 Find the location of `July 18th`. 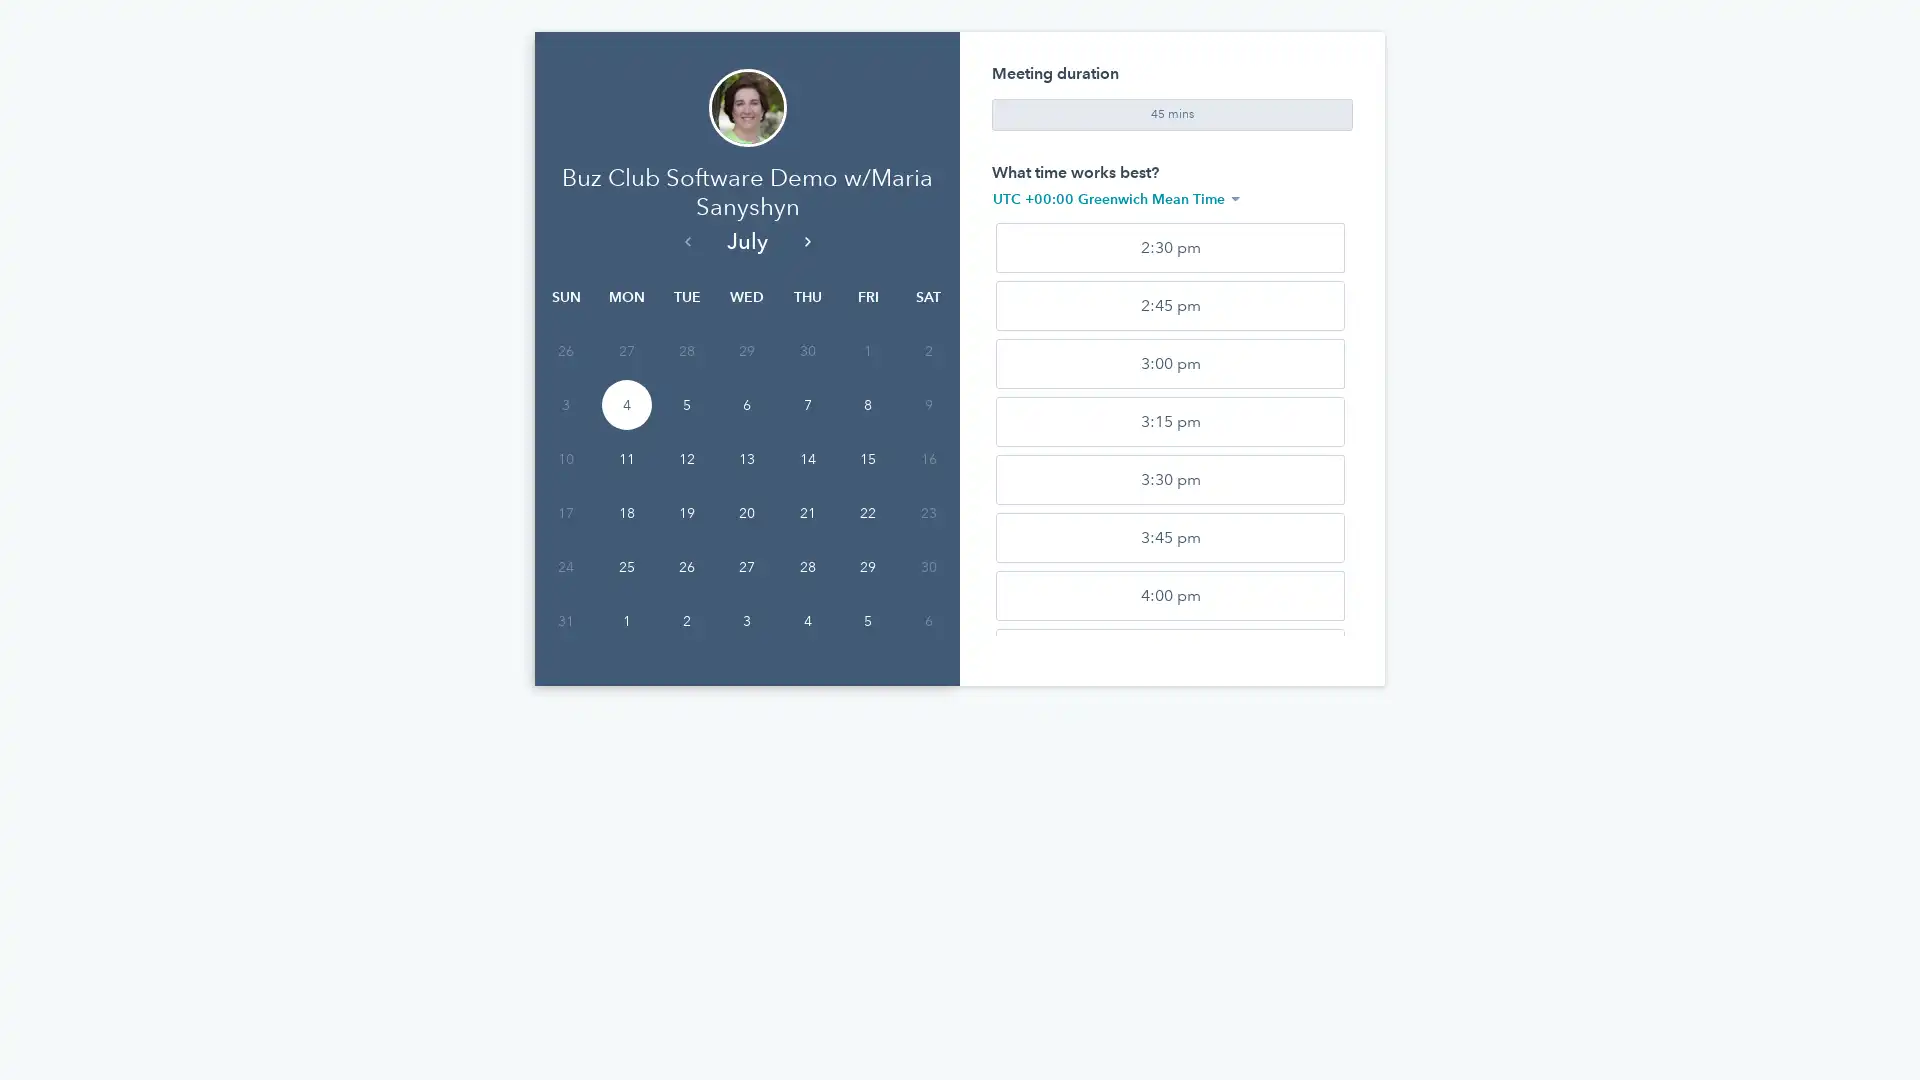

July 18th is located at coordinates (624, 588).